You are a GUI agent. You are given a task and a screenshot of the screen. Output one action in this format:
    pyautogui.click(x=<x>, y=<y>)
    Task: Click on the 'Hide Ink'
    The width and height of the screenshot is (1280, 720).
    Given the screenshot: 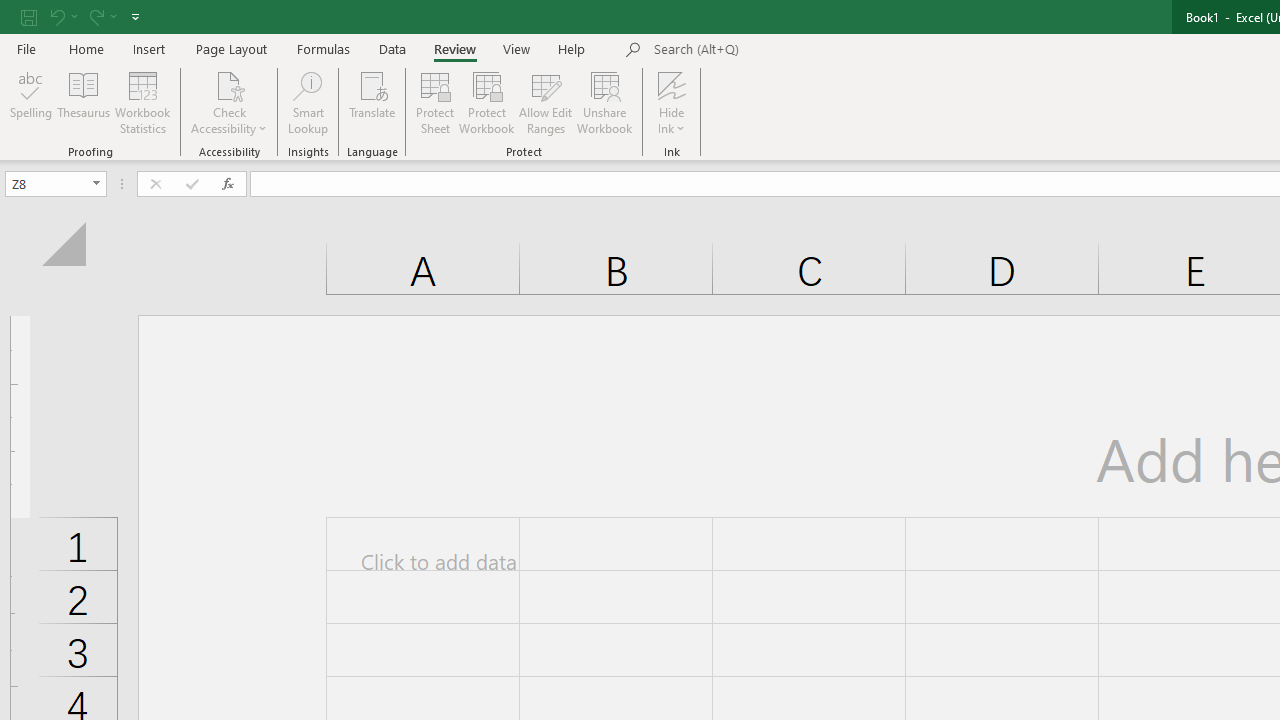 What is the action you would take?
    pyautogui.click(x=672, y=103)
    